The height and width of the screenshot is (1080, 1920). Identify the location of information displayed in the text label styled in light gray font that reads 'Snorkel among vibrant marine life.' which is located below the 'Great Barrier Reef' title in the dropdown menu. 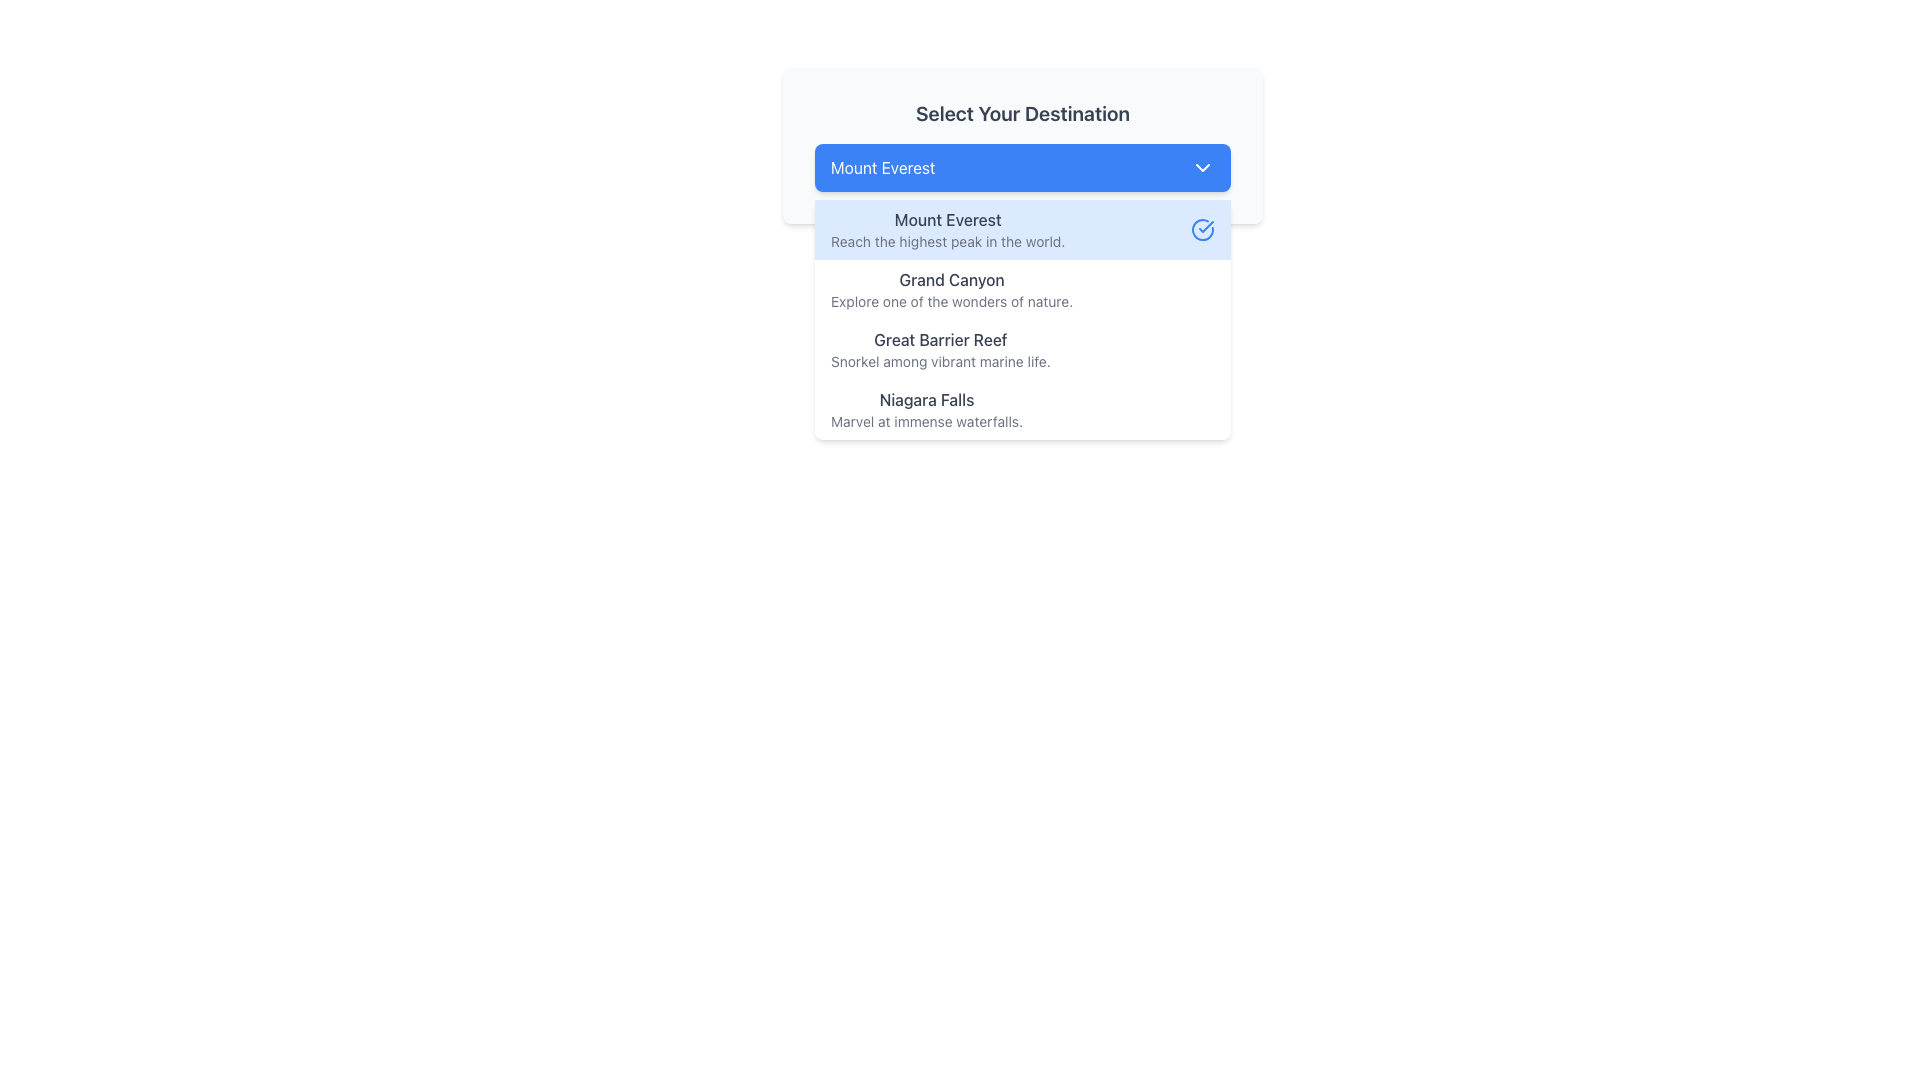
(939, 362).